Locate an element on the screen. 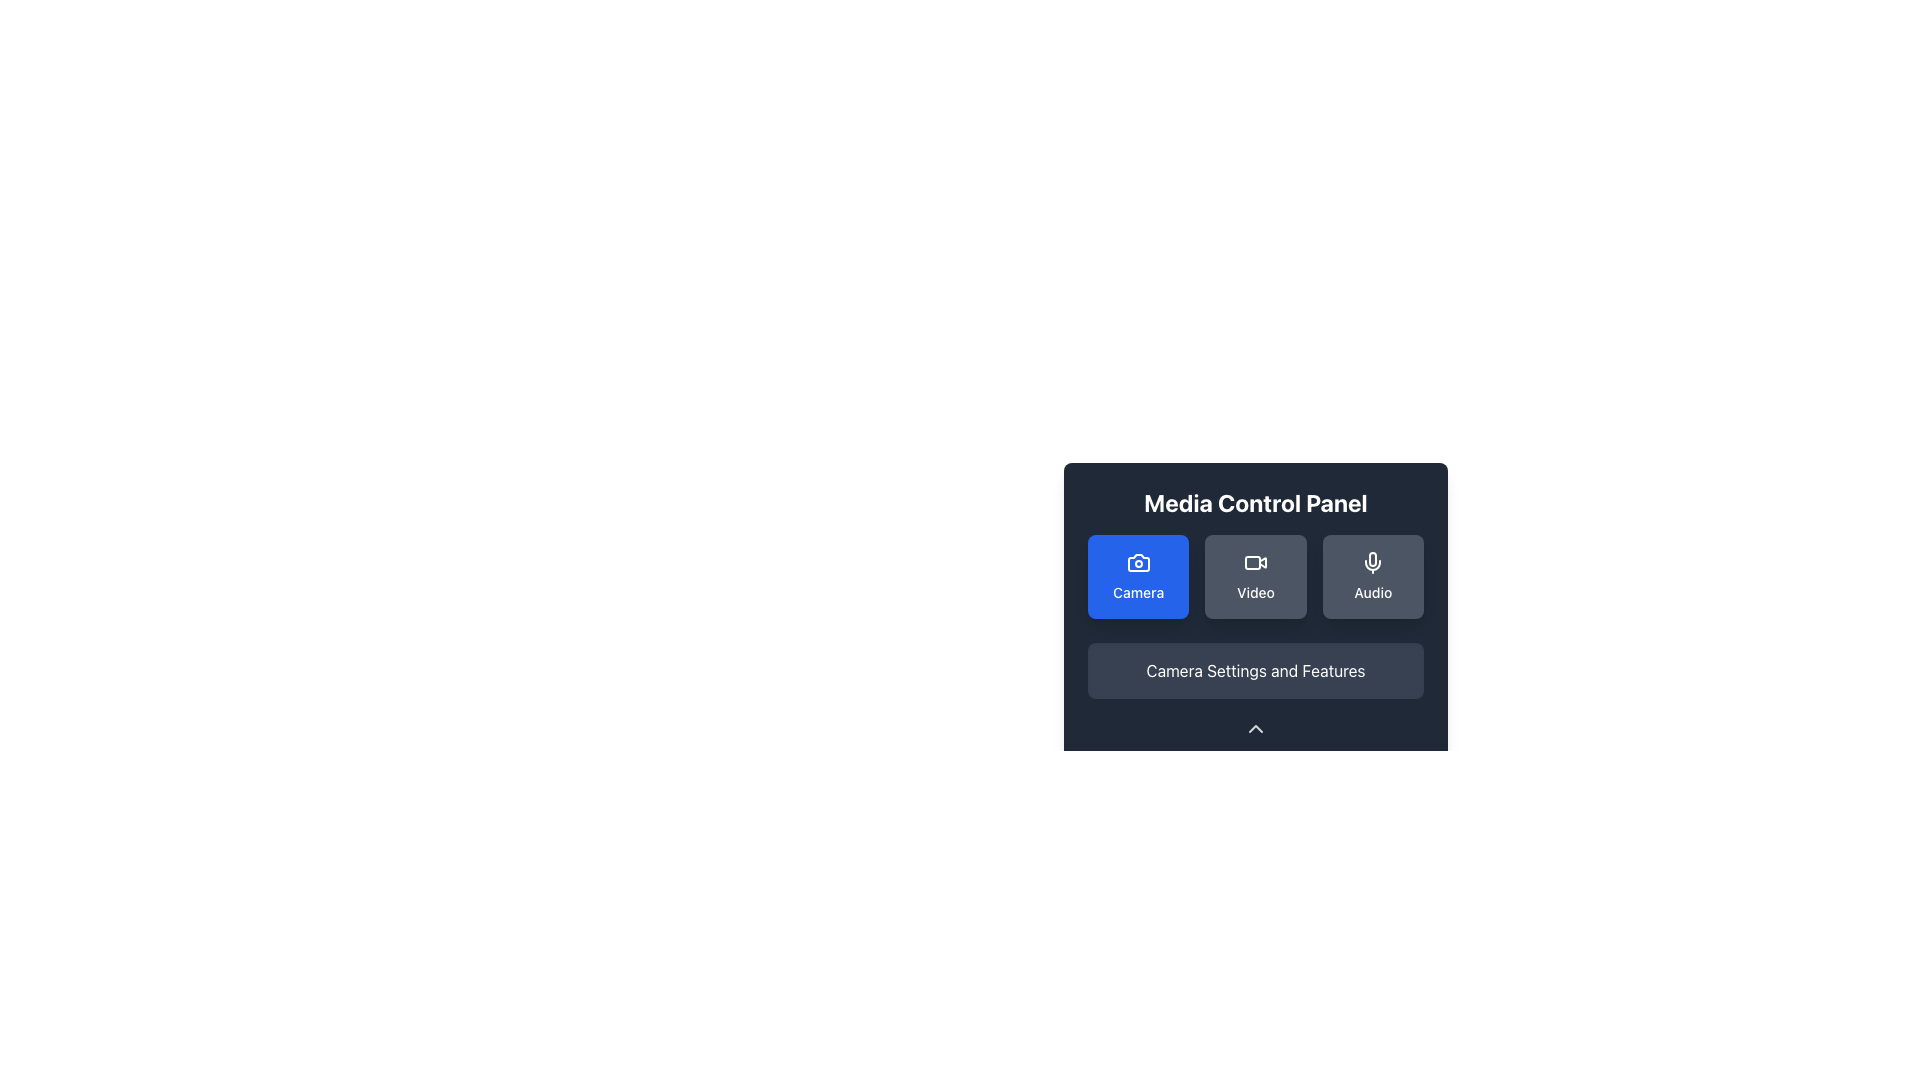 This screenshot has height=1080, width=1920. the 'Camera' button in the Media Control Panel, which contains a minimalist outline style camera icon with a blue background and rounded borders is located at coordinates (1138, 563).